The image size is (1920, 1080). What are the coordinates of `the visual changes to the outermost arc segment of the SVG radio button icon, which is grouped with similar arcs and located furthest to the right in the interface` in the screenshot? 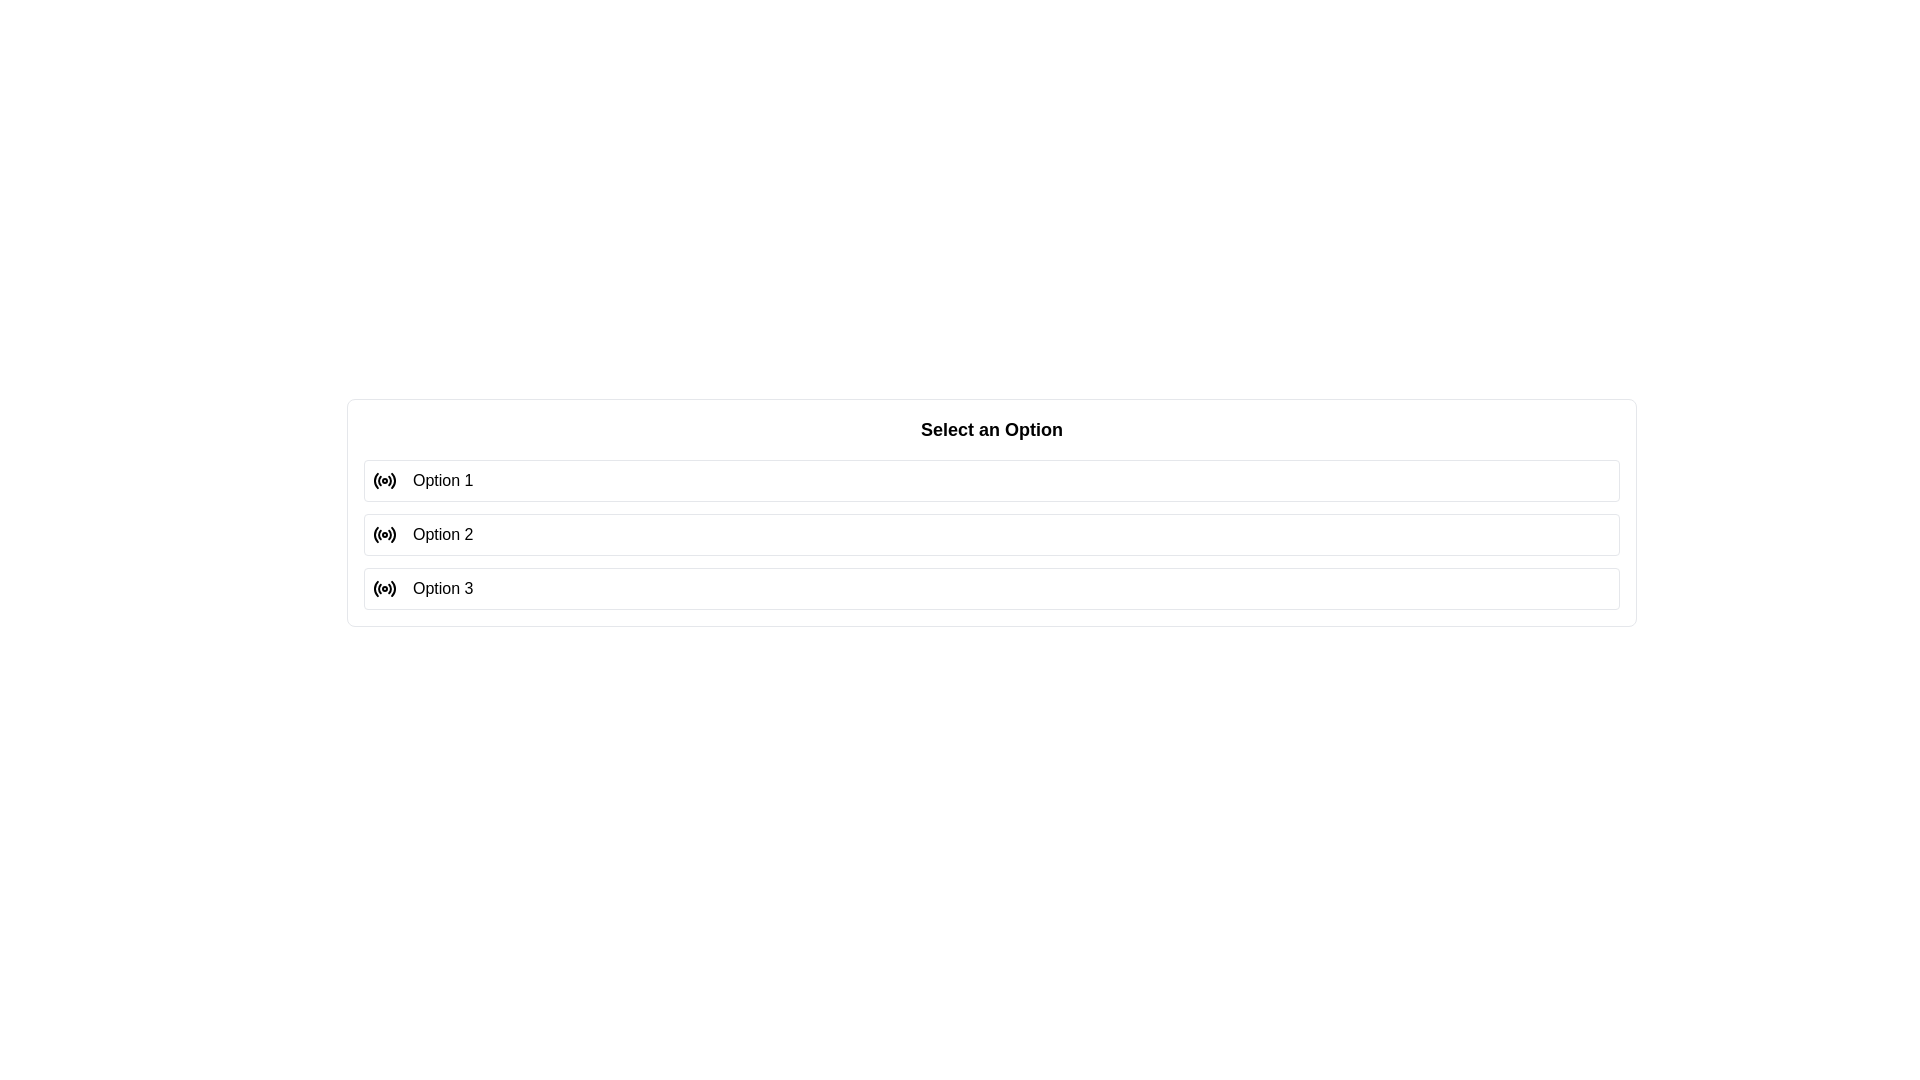 It's located at (393, 480).